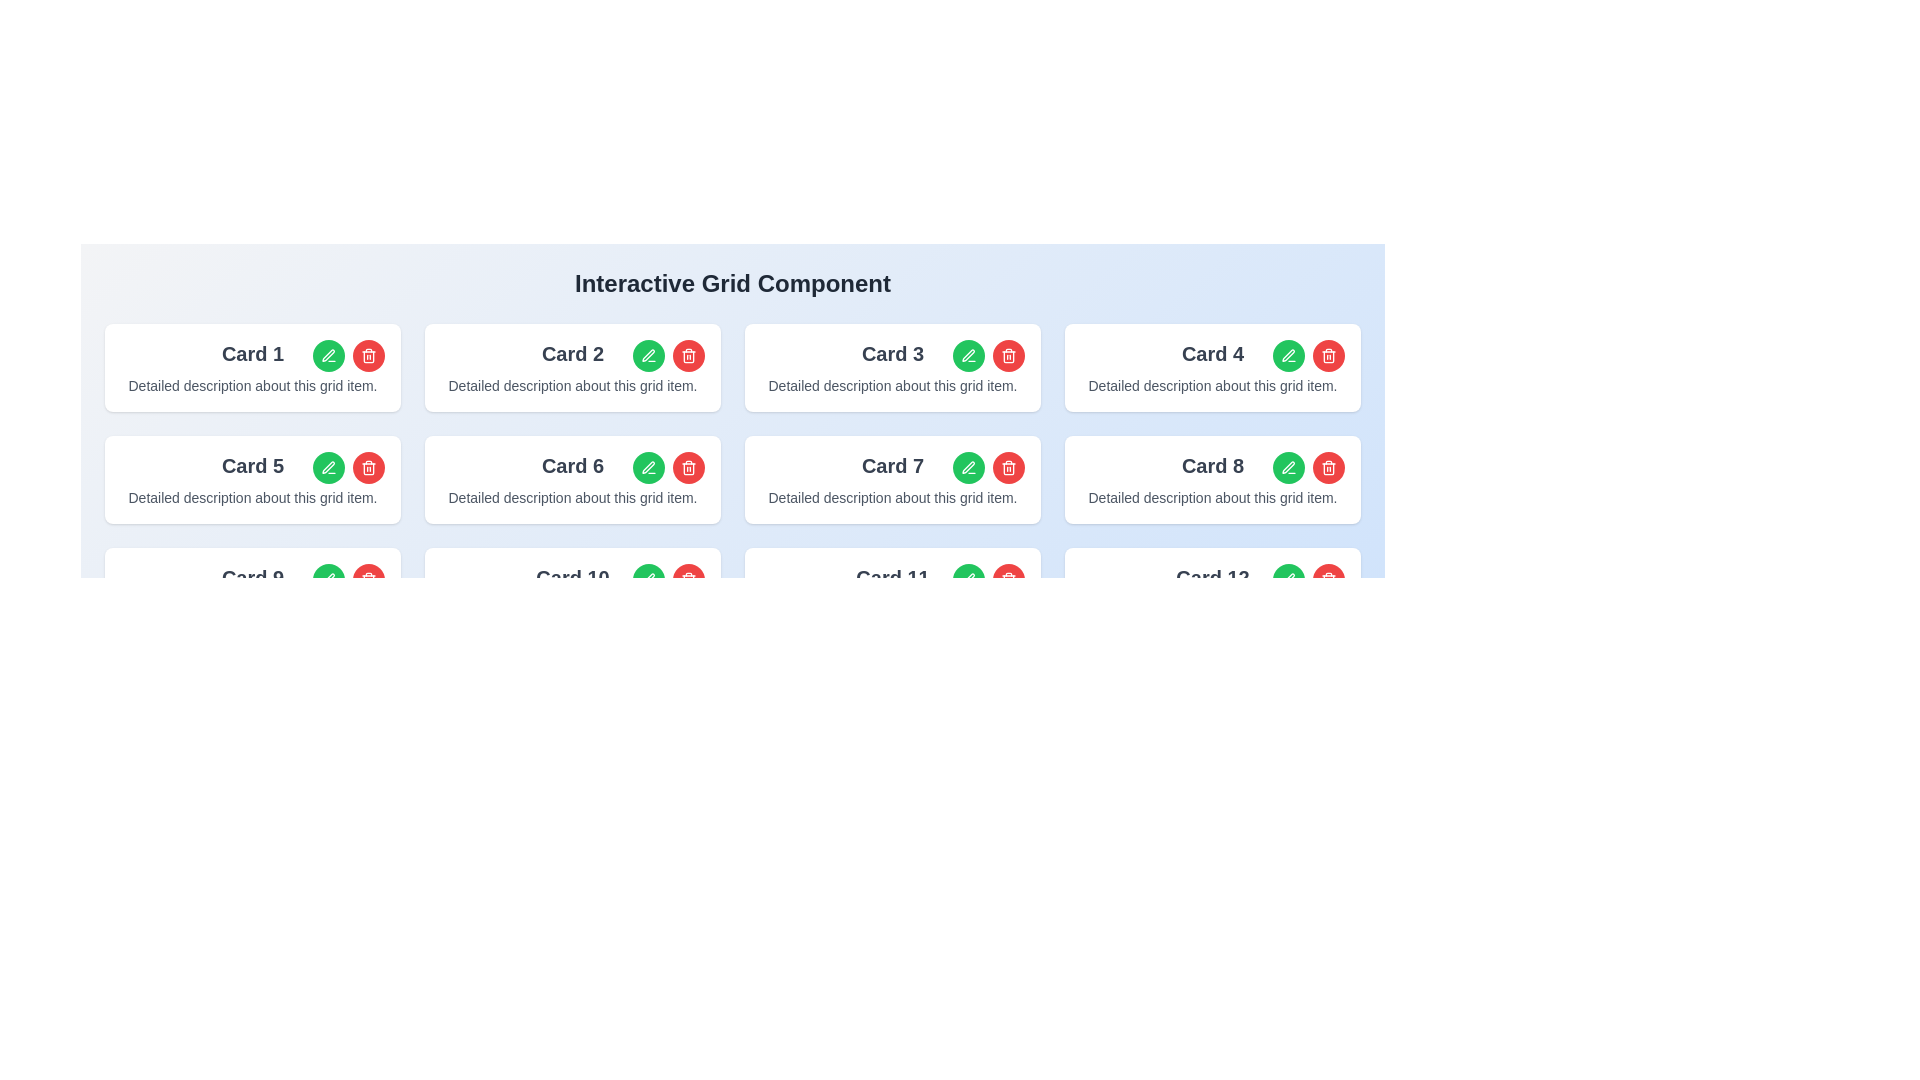 The image size is (1920, 1080). I want to click on the pen-shaped IconButton located, so click(328, 579).